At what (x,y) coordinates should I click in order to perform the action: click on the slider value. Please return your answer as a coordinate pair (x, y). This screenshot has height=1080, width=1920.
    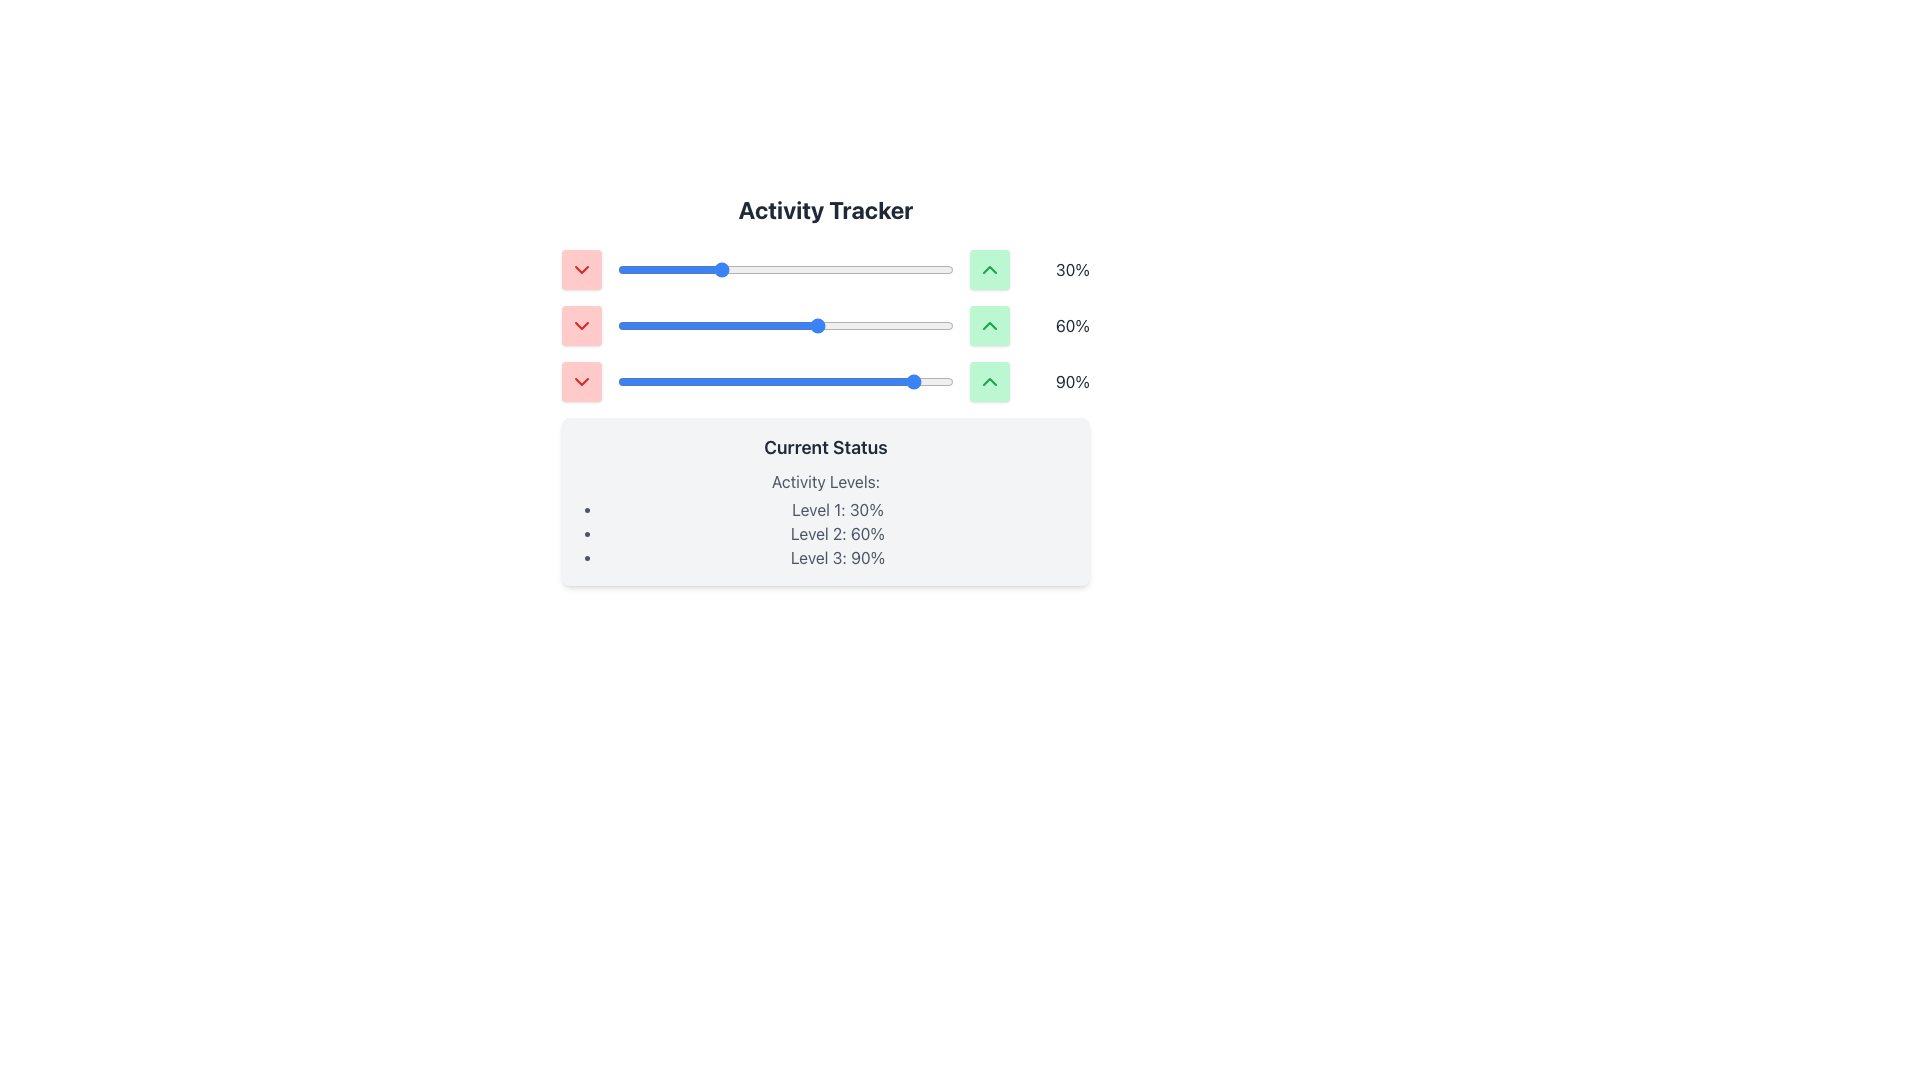
    Looking at the image, I should click on (738, 381).